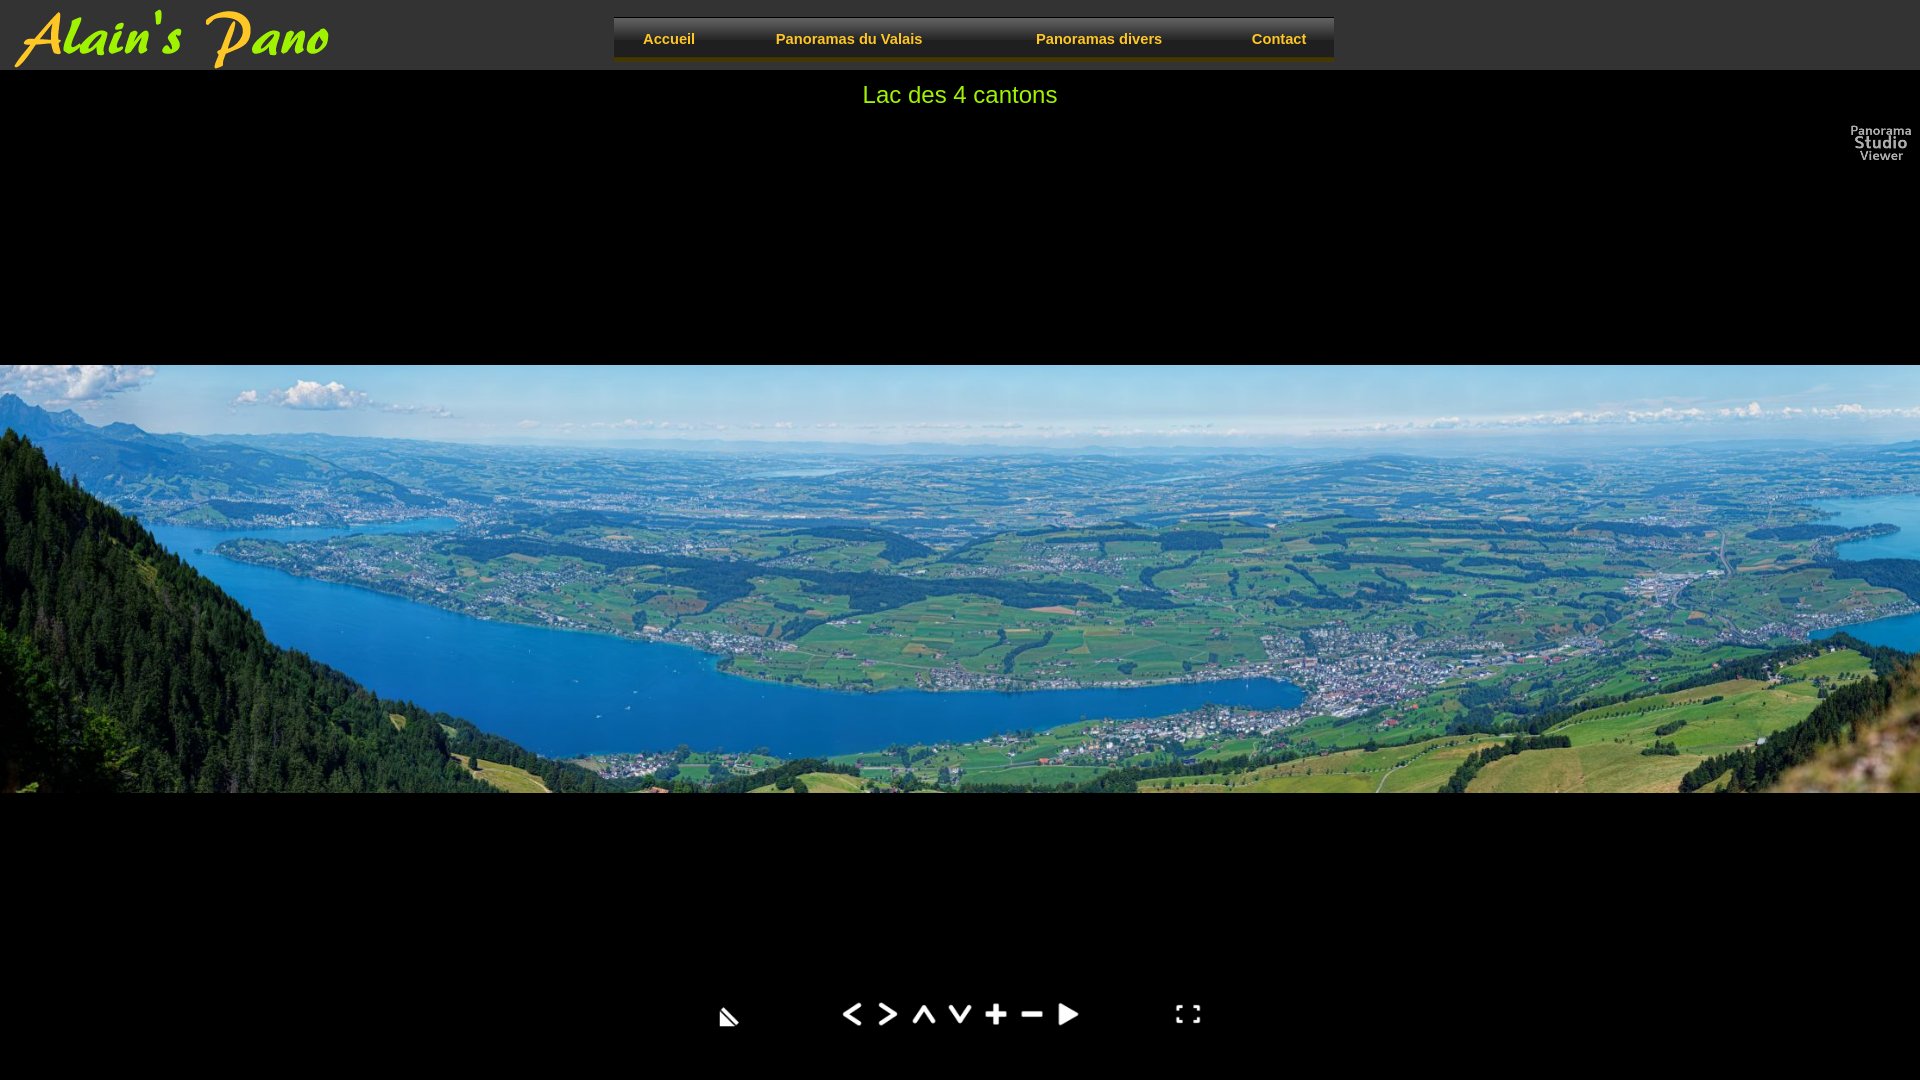 Image resolution: width=1920 pixels, height=1080 pixels. What do you see at coordinates (849, 38) in the screenshot?
I see `'Panoramas du Valais'` at bounding box center [849, 38].